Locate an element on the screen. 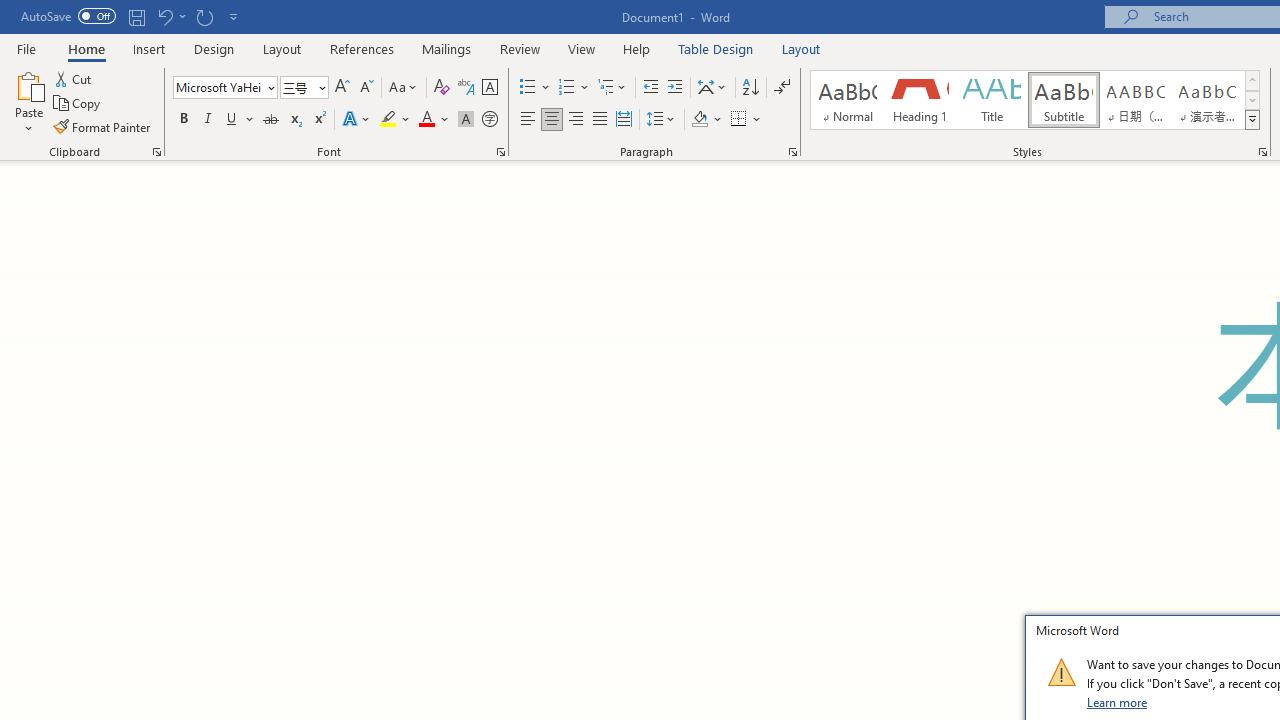 This screenshot has height=720, width=1280. 'AutoSave' is located at coordinates (68, 16).